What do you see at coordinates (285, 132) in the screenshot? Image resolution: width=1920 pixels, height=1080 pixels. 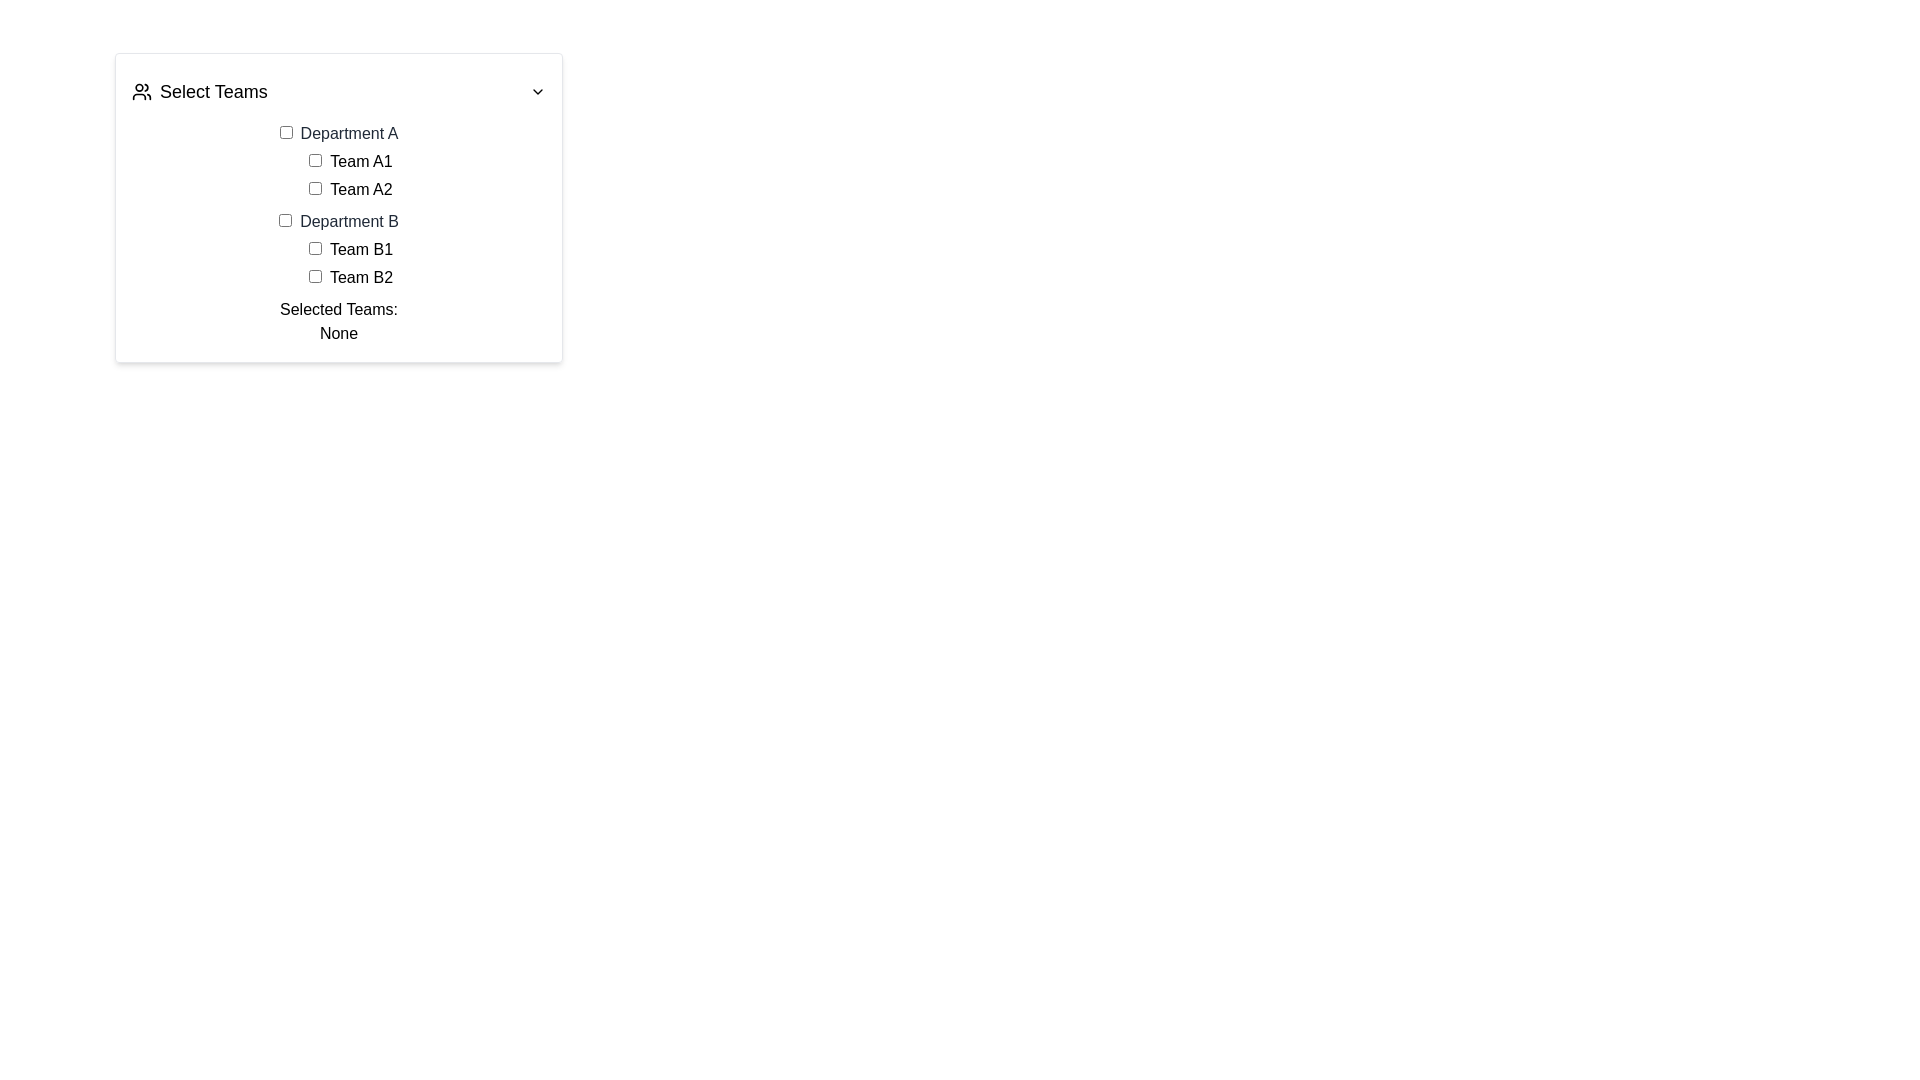 I see `the checkbox located immediately to the left of the text 'Department A' in the dropdown content` at bounding box center [285, 132].